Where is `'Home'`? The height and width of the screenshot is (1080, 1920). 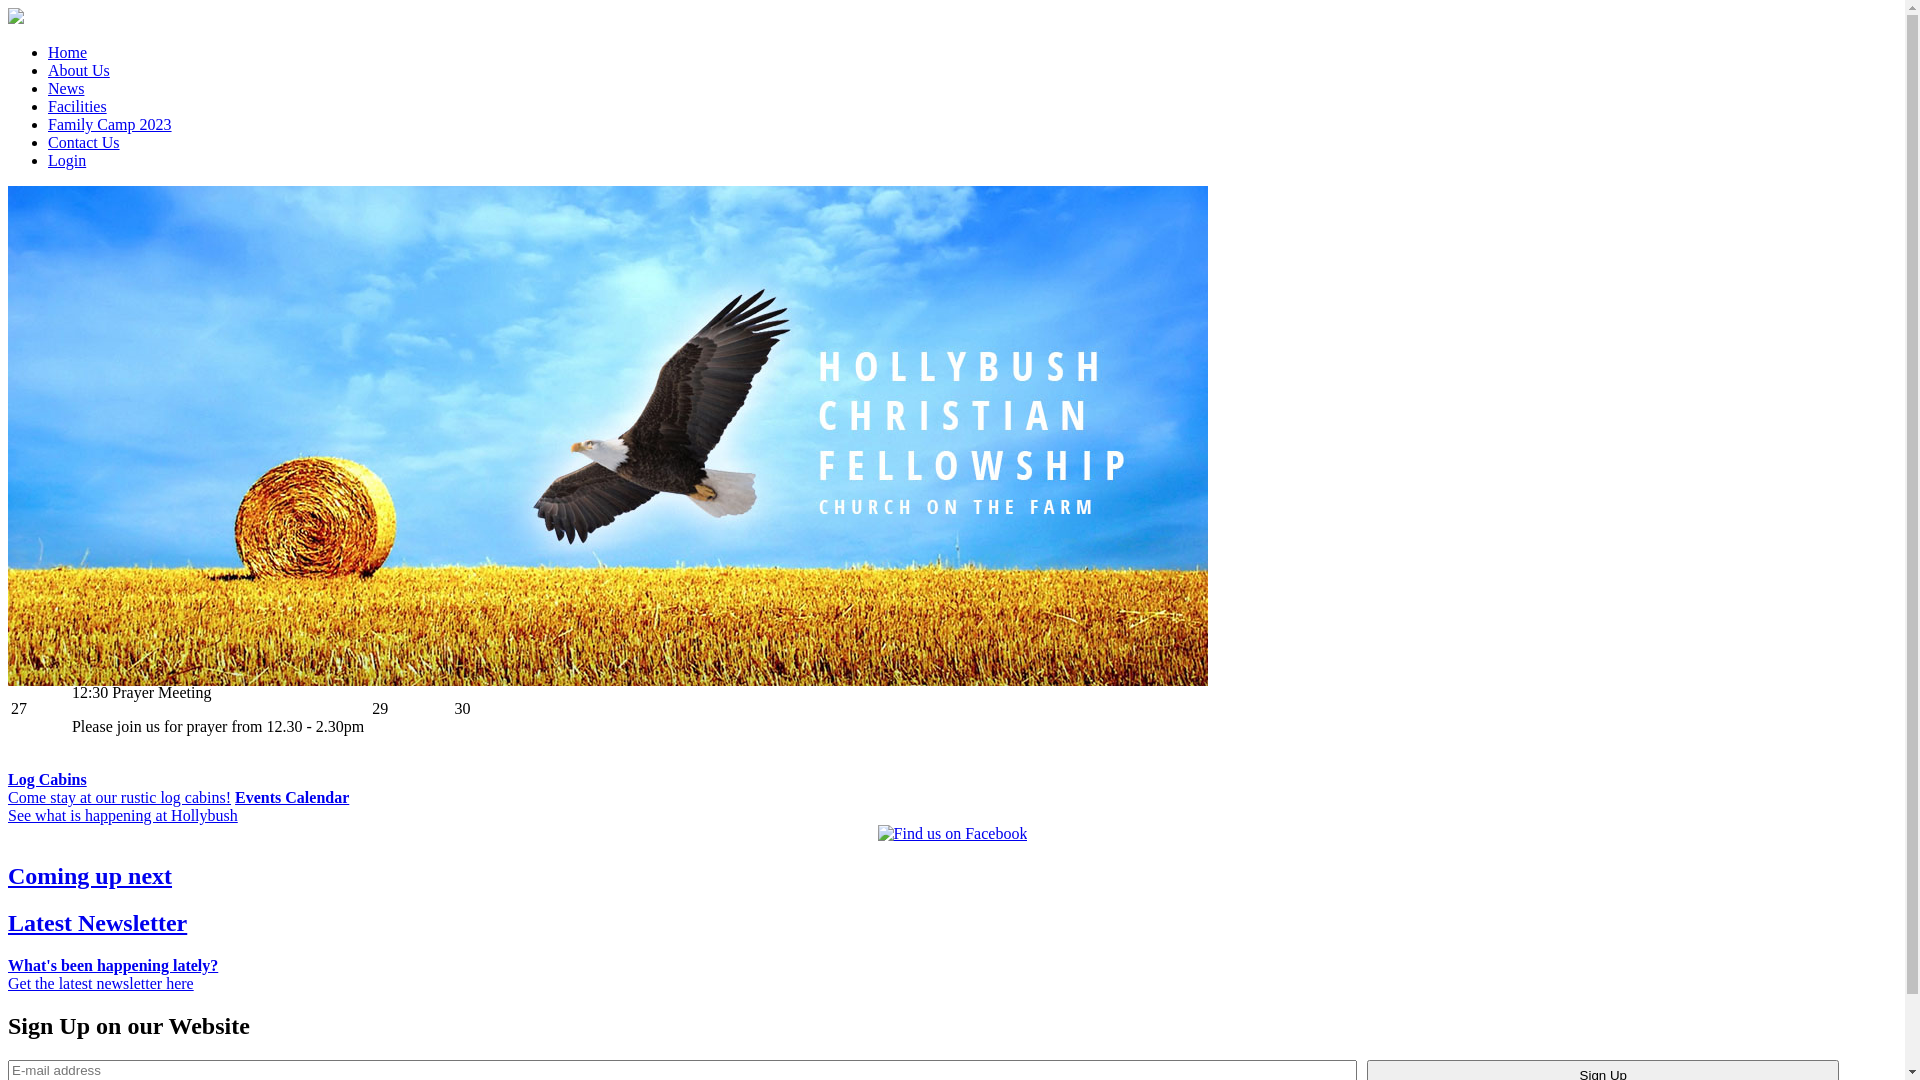 'Home' is located at coordinates (67, 51).